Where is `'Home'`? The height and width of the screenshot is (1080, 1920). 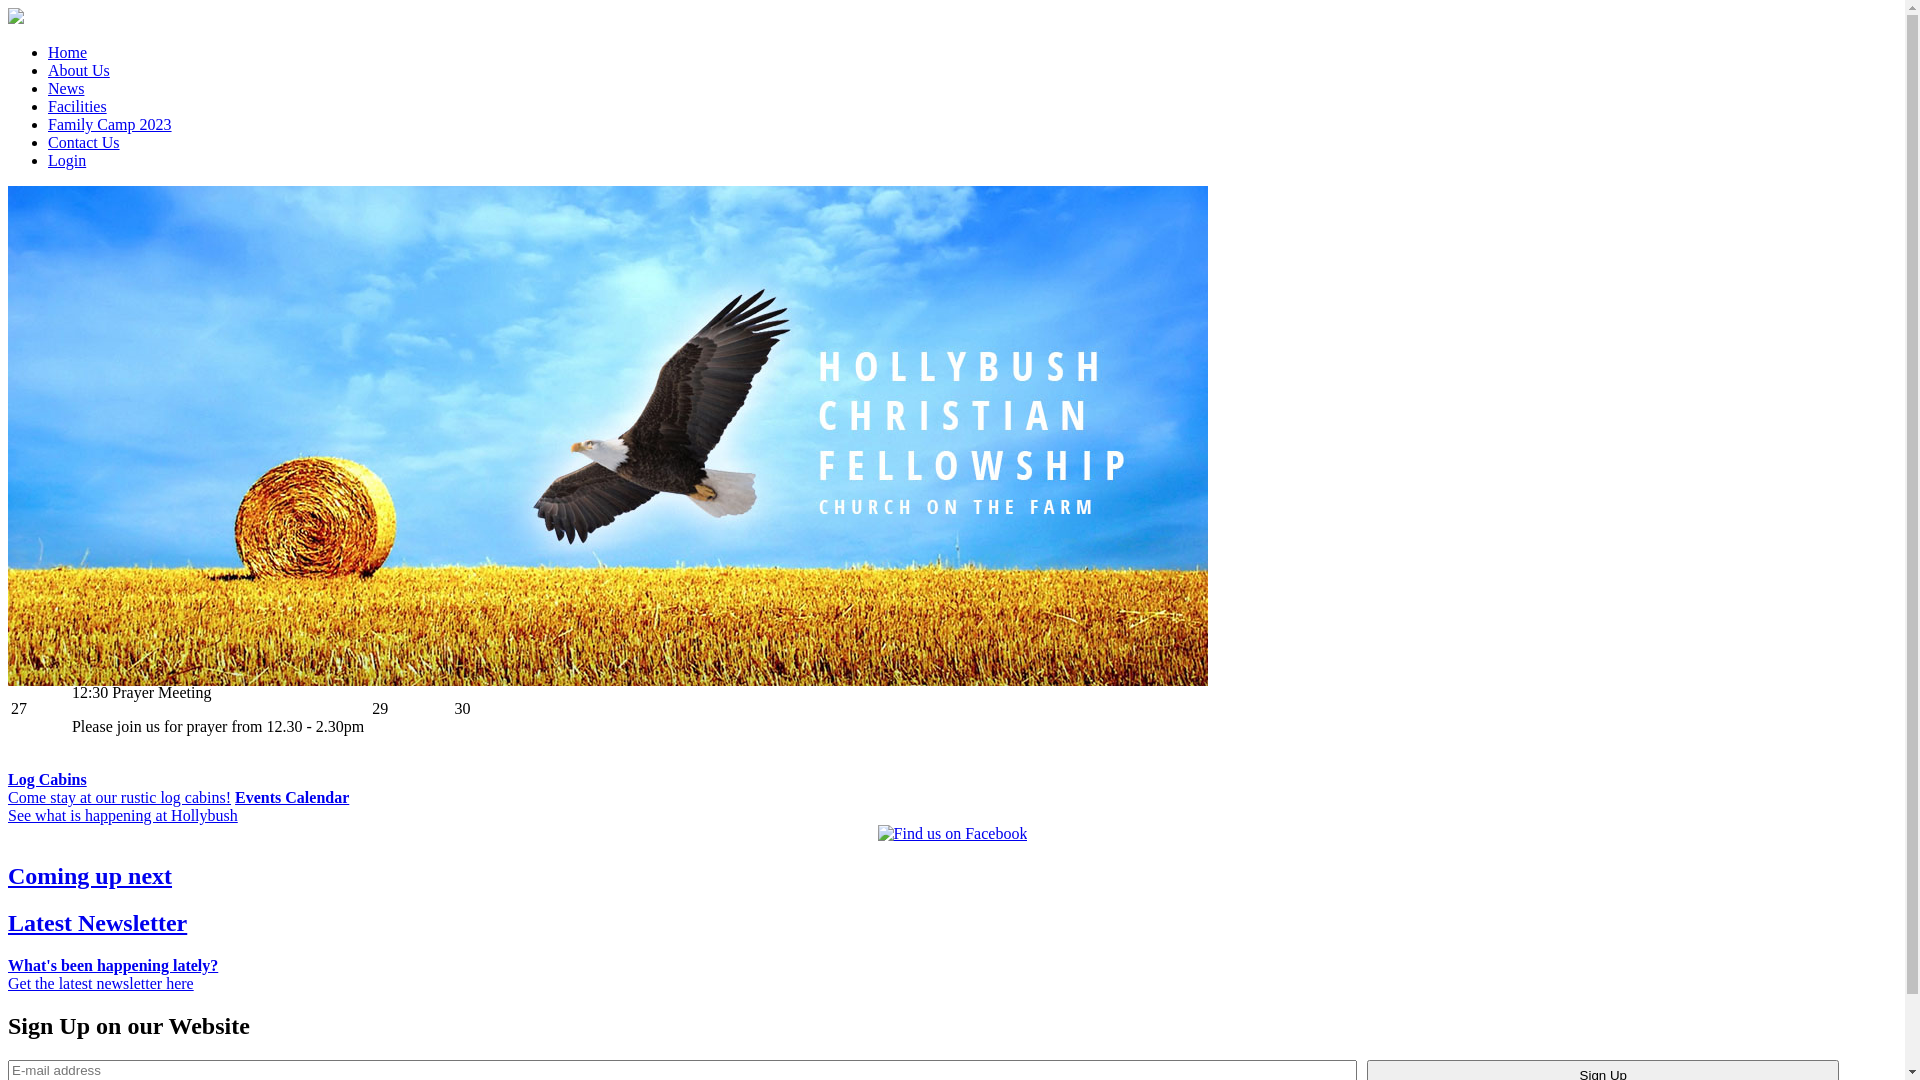 'Home' is located at coordinates (67, 51).